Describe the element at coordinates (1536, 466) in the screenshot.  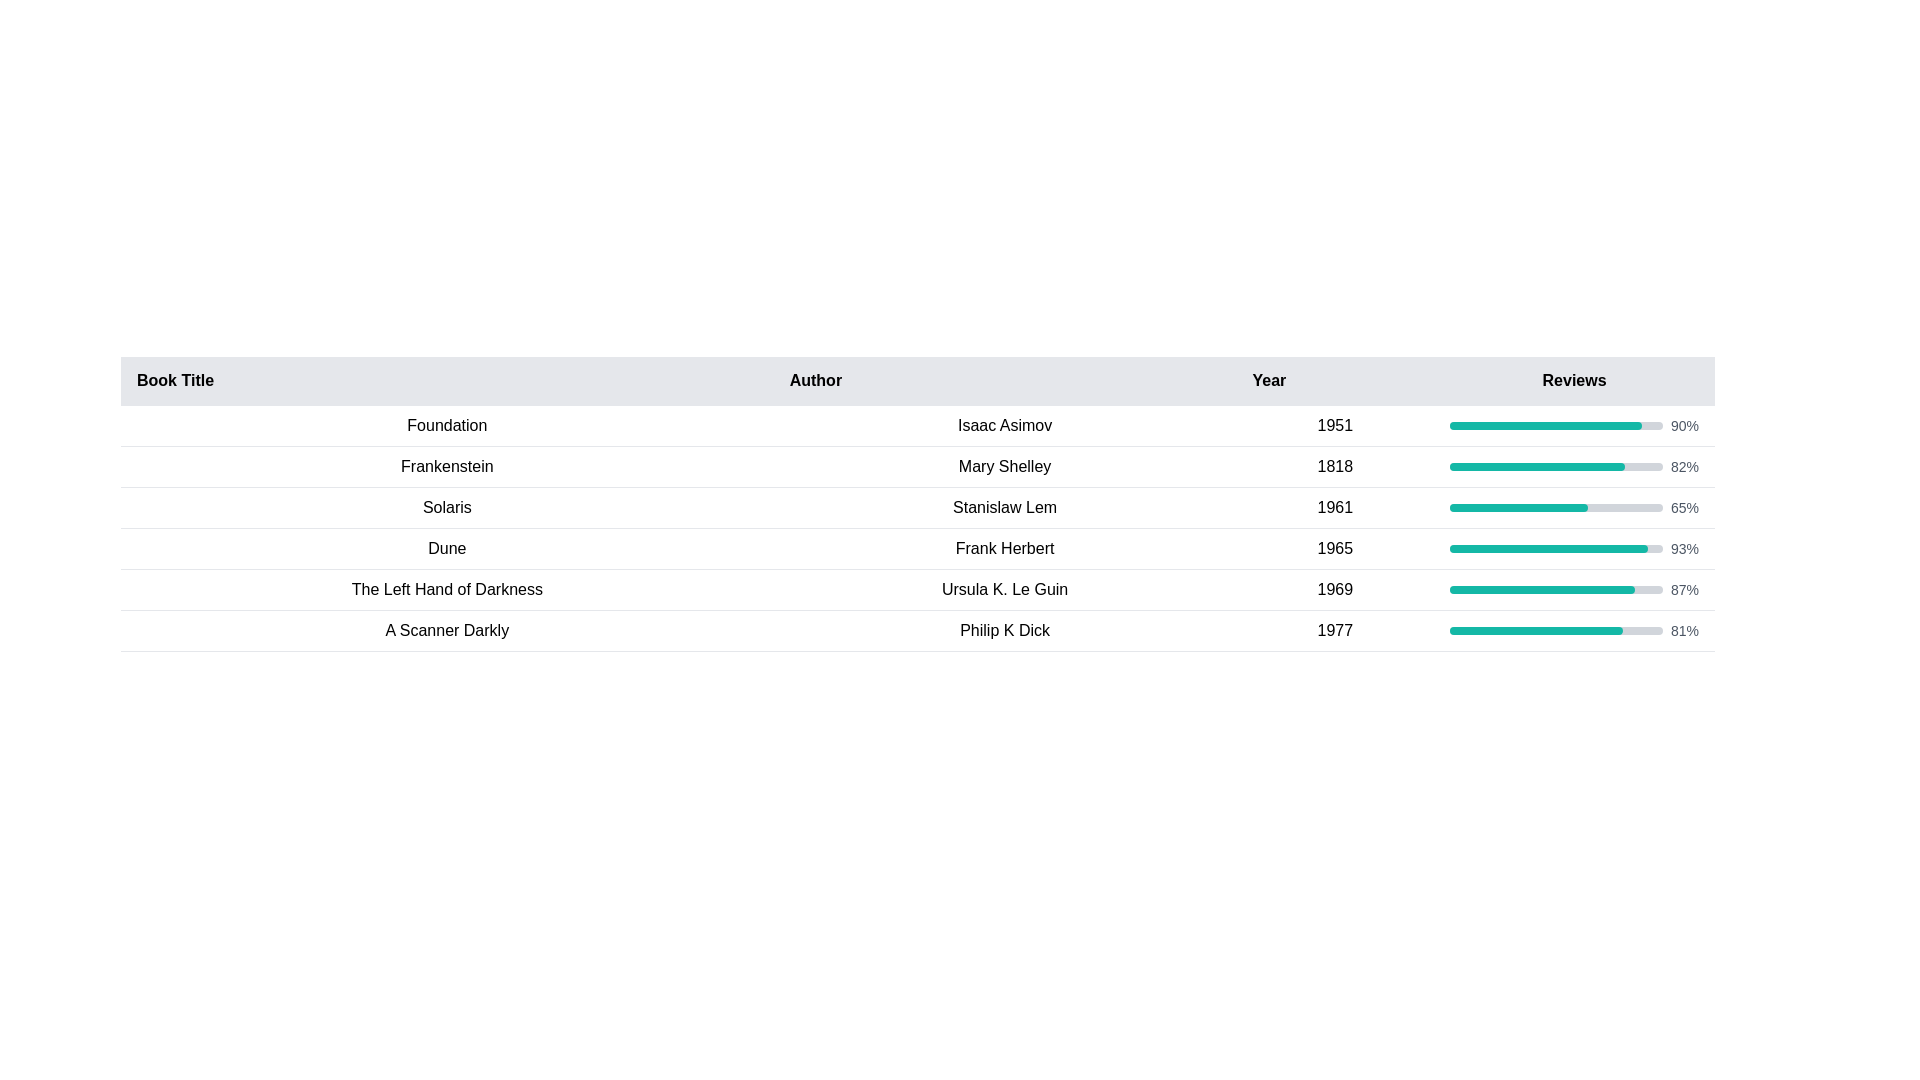
I see `the teal-colored progress bar representing the review percentage for the book 'Frankenstein' to potentially trigger an action` at that location.